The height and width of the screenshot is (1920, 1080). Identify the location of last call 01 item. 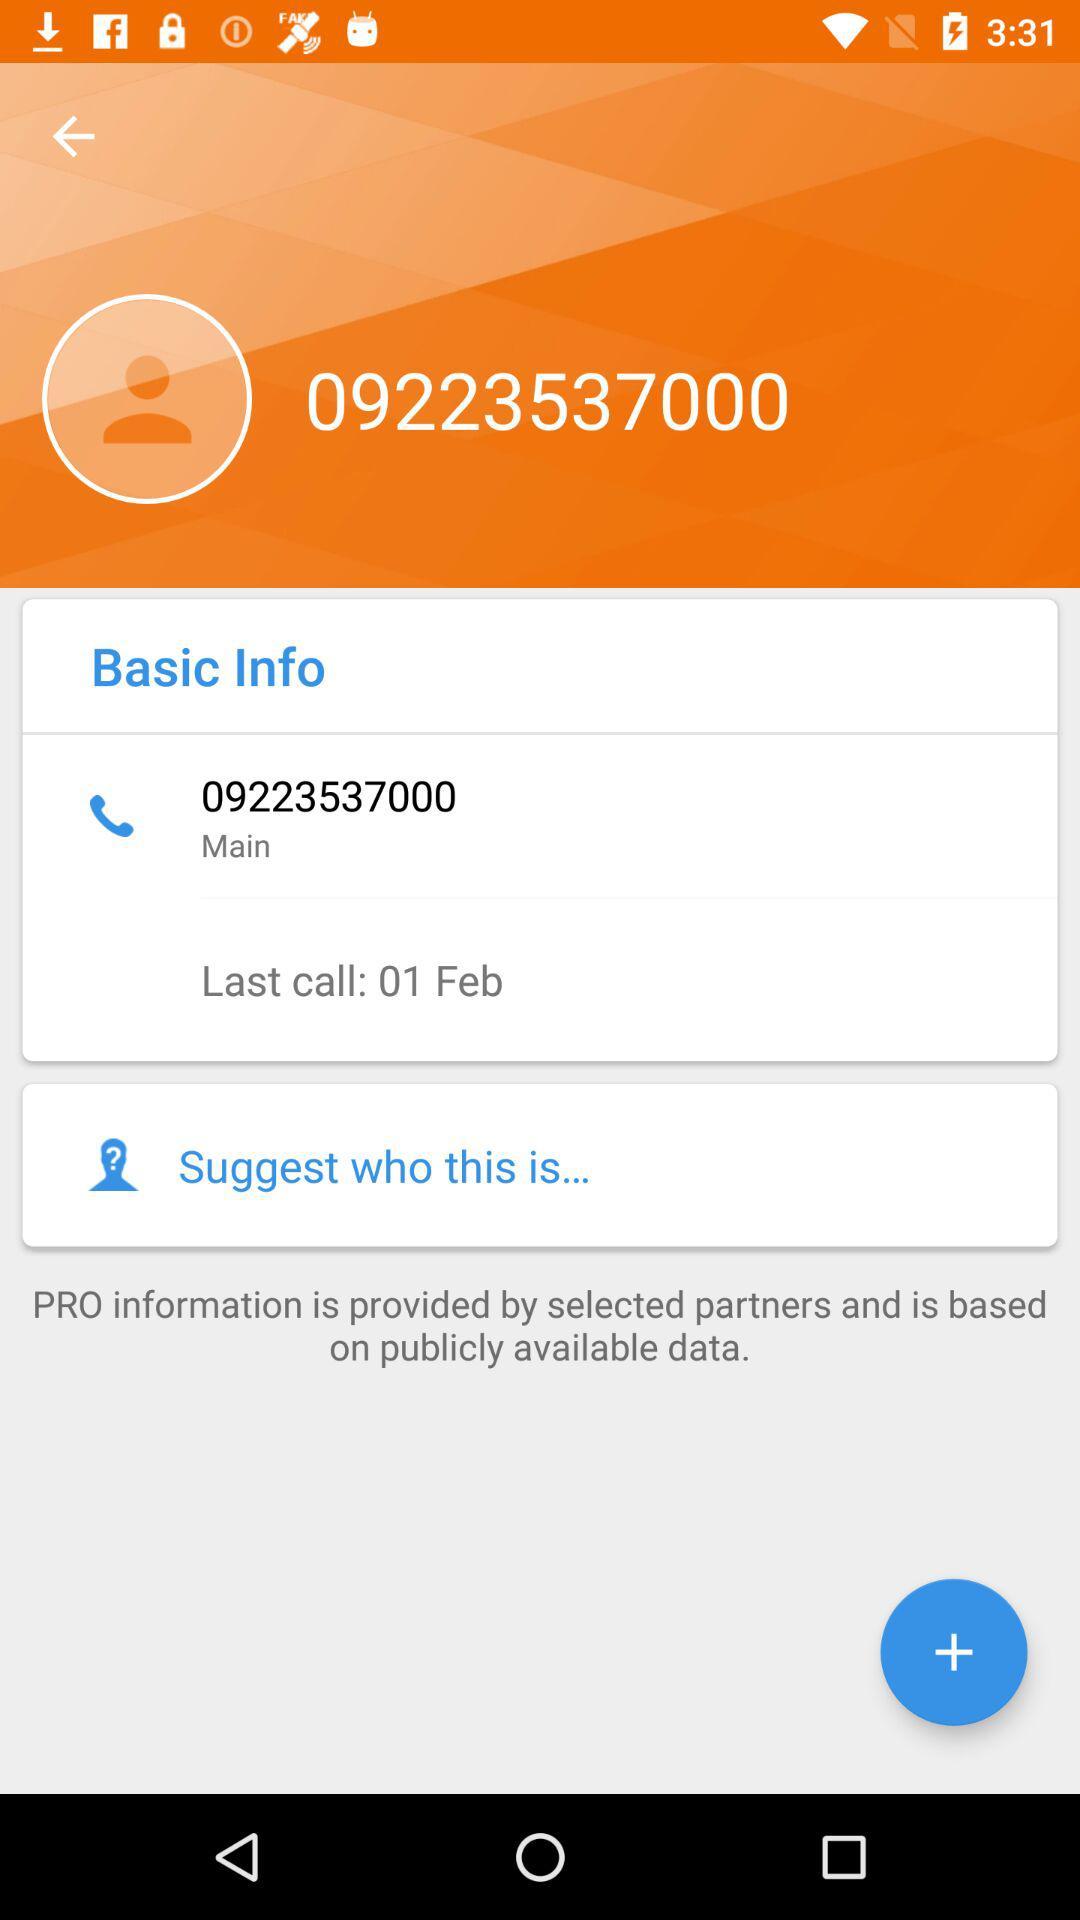
(540, 979).